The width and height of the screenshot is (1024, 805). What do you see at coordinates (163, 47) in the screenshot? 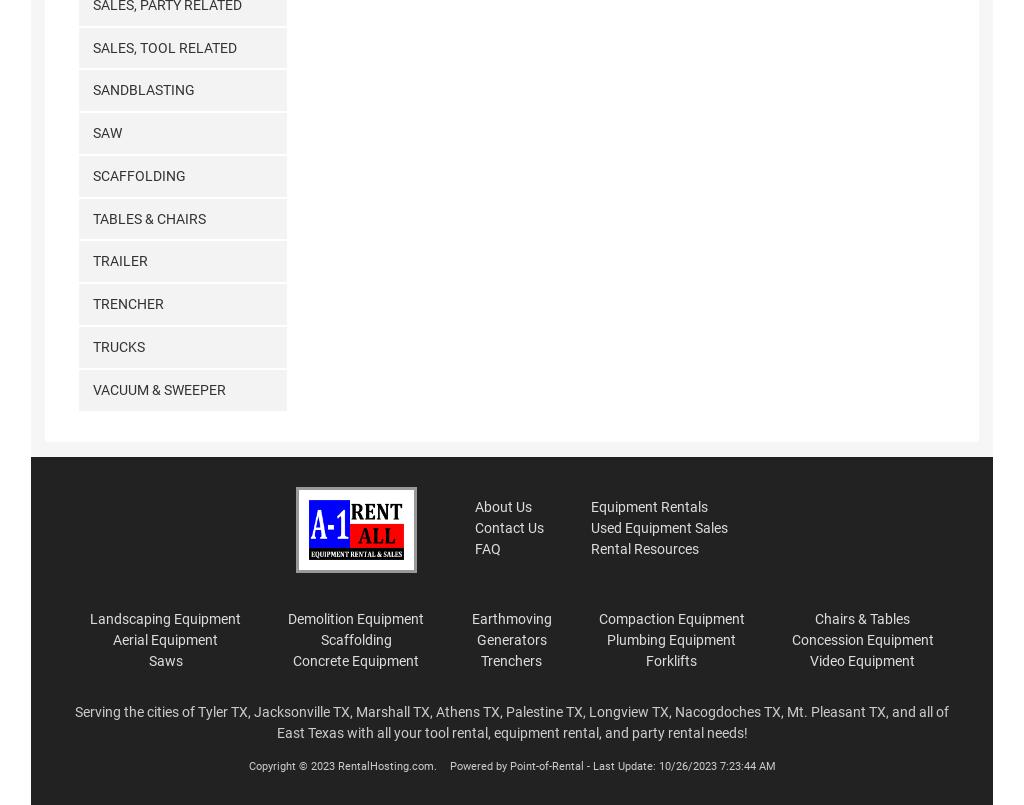
I see `'Sales, Tool Related'` at bounding box center [163, 47].